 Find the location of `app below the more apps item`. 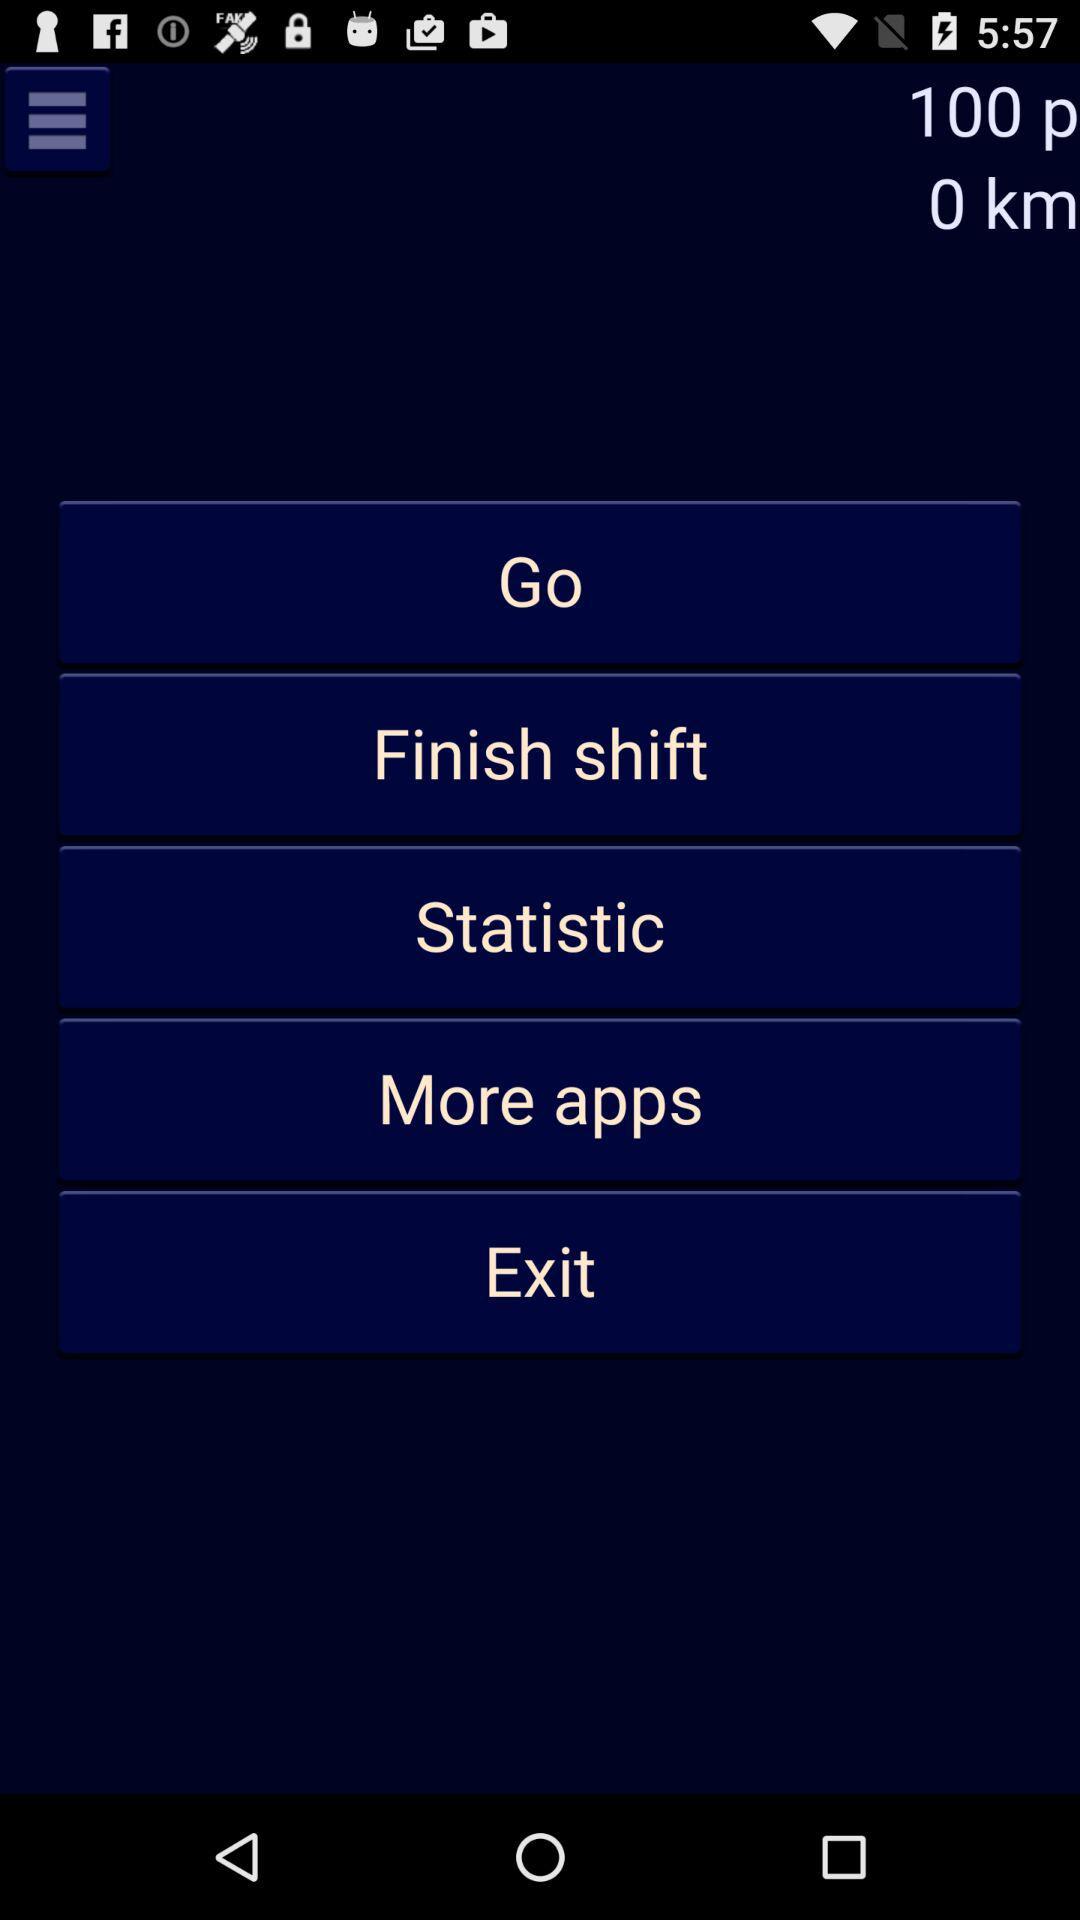

app below the more apps item is located at coordinates (540, 1272).